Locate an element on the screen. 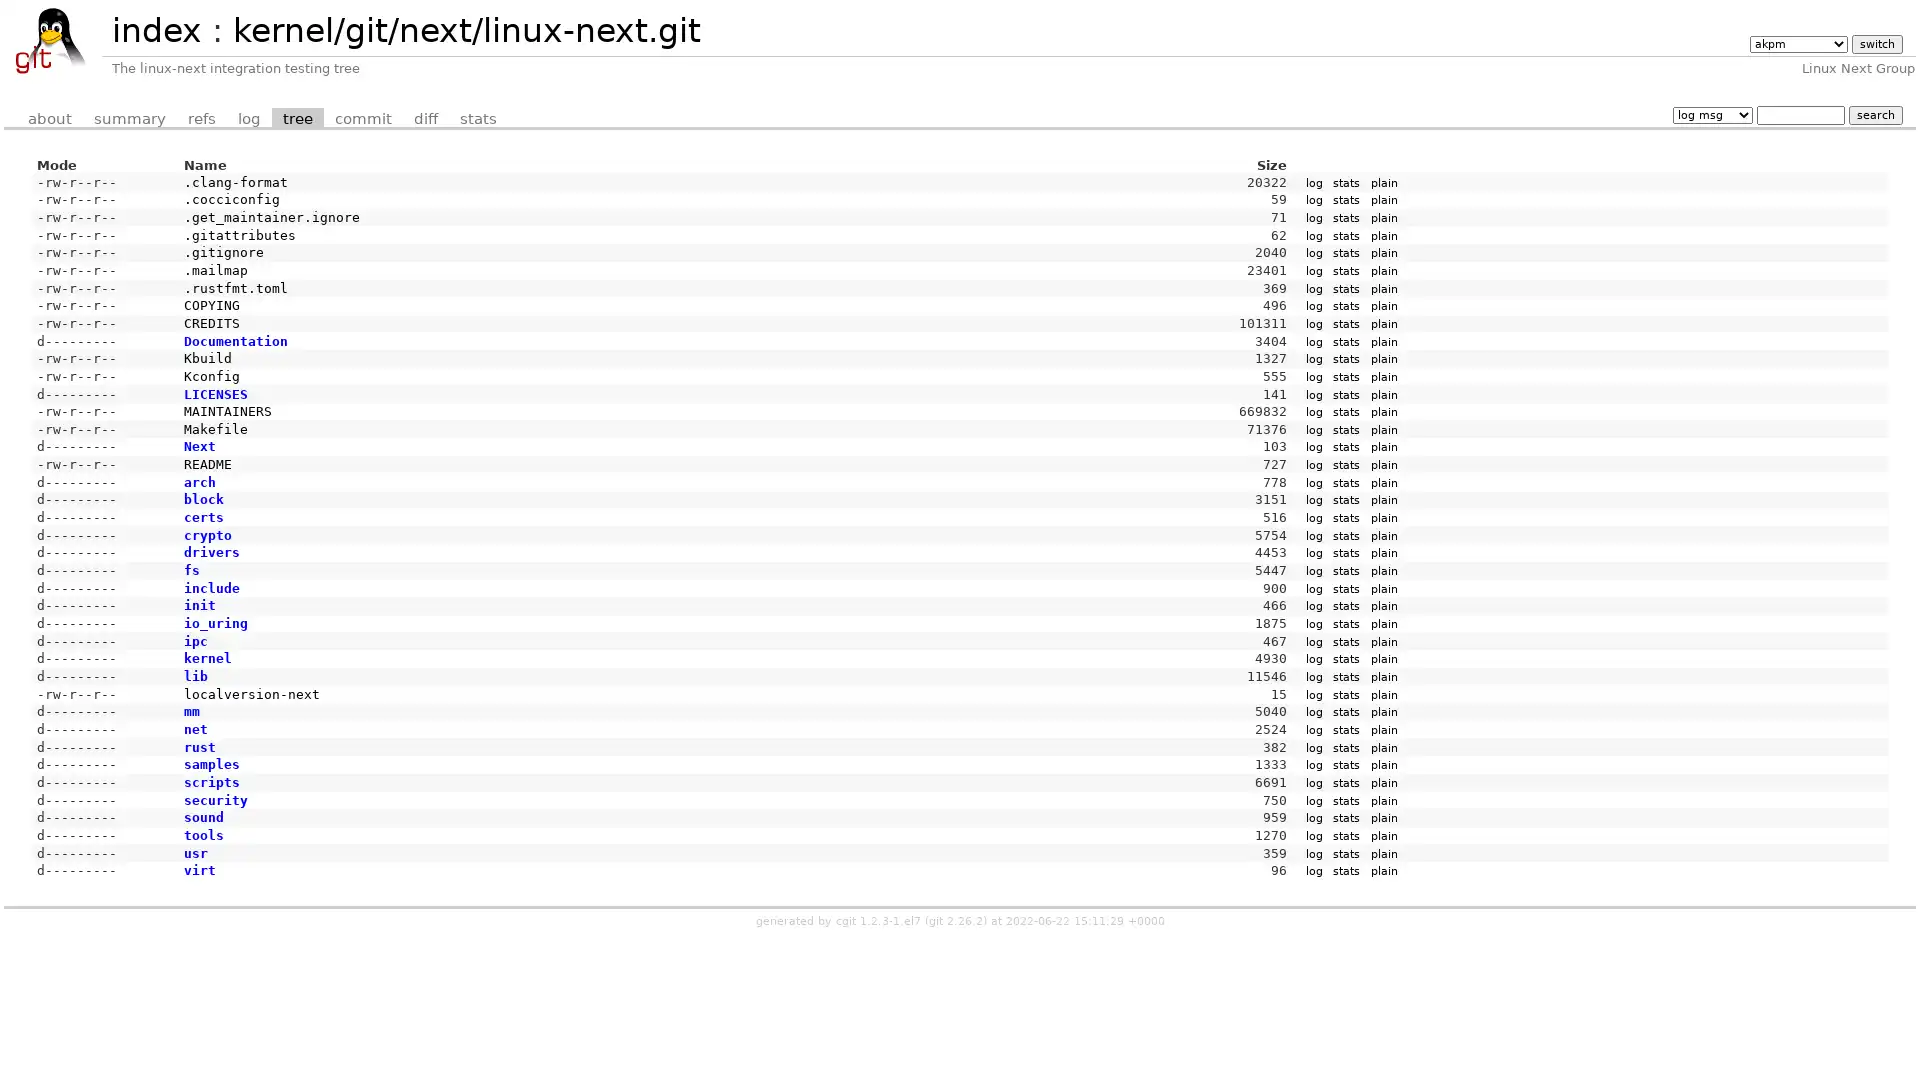  switch is located at coordinates (1875, 44).